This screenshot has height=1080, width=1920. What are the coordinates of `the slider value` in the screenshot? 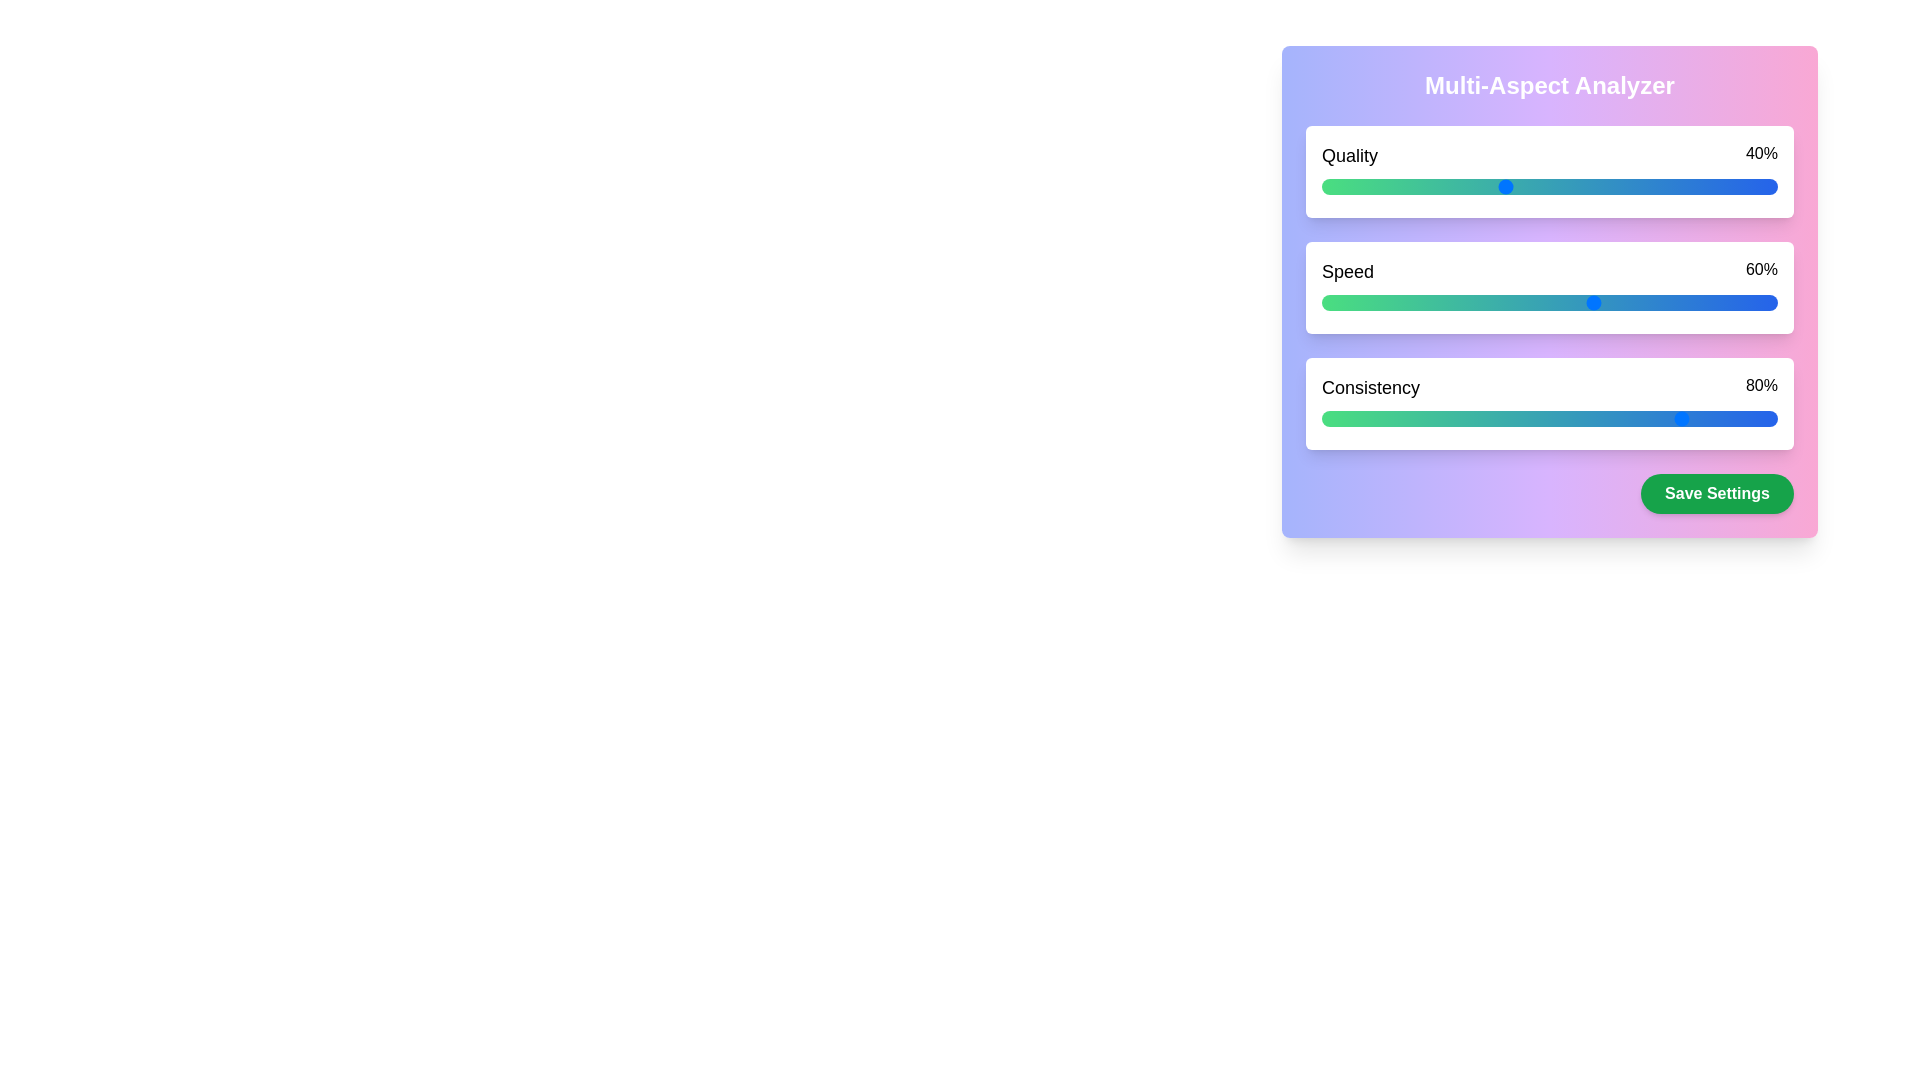 It's located at (1389, 418).